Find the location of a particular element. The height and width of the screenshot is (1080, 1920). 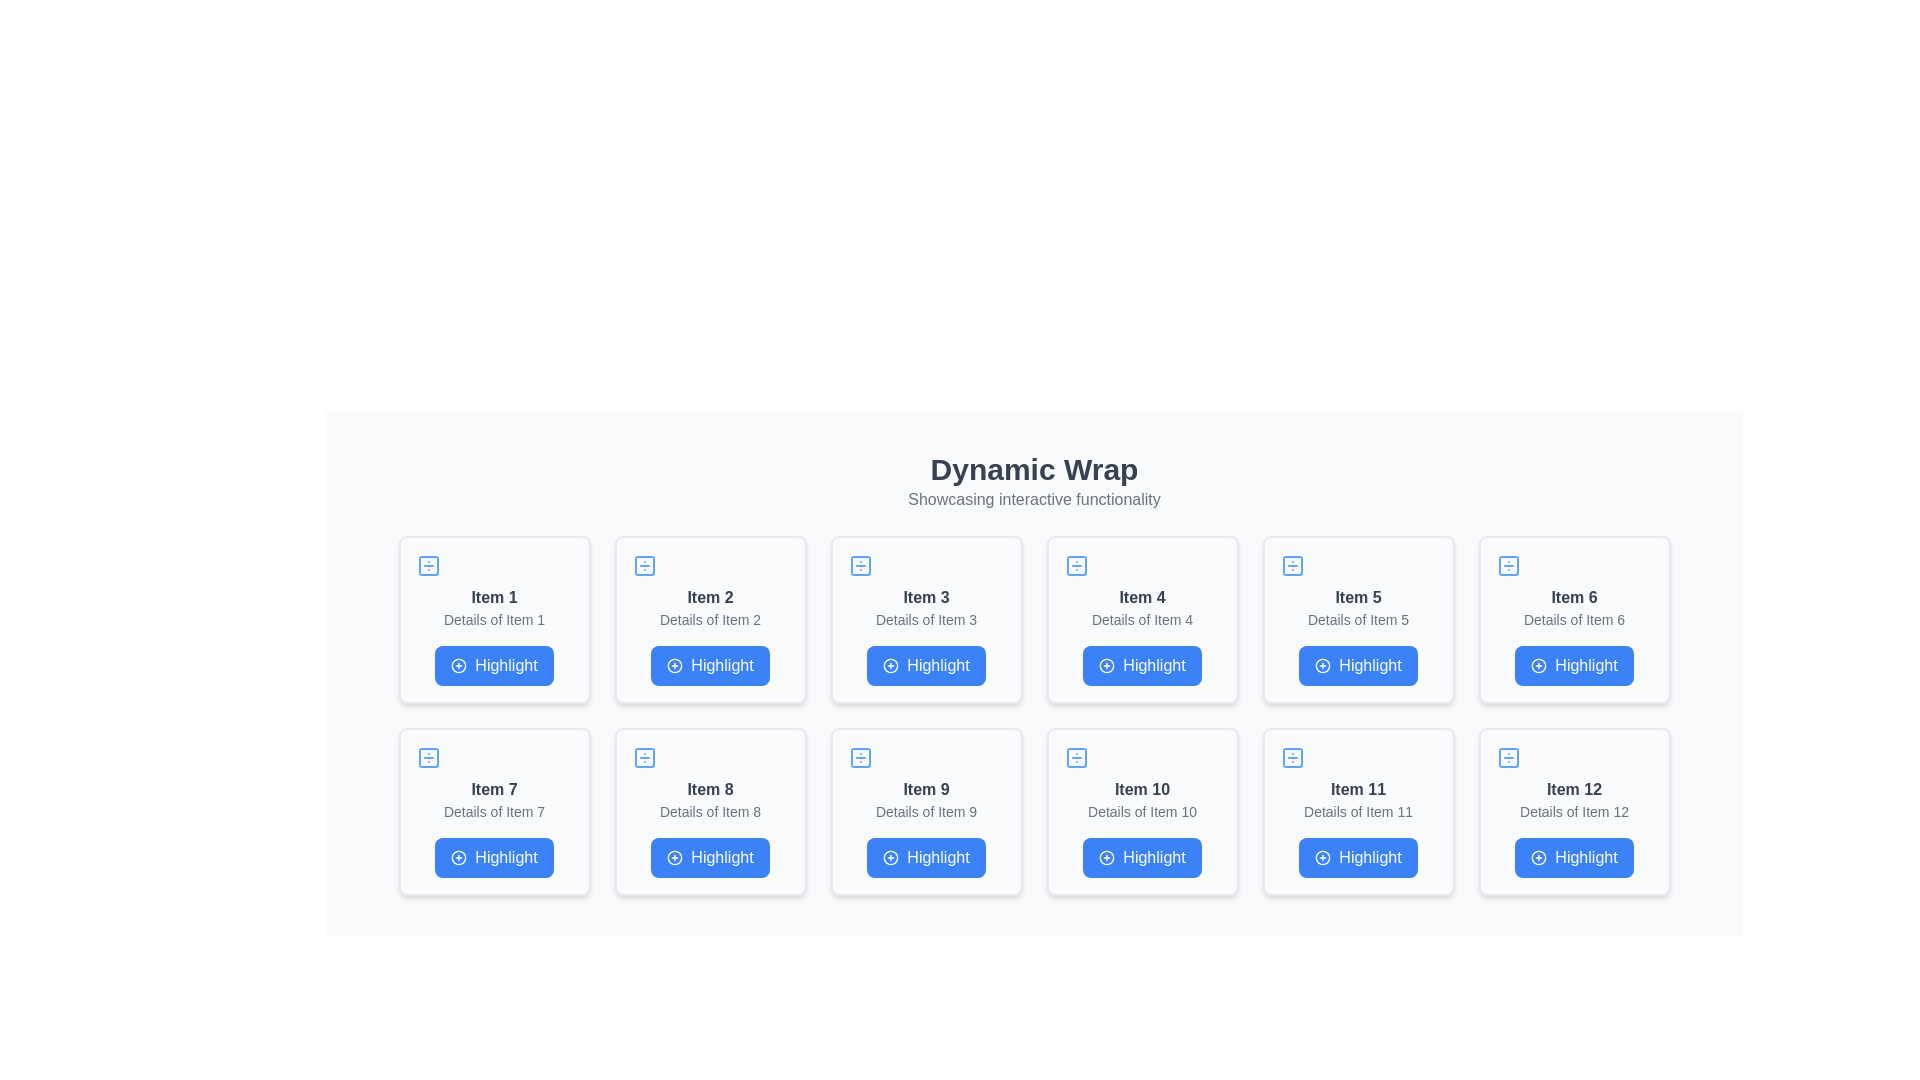

the text label that provides additional information about 'Item 5', which is located in the second row and third column of the card layout is located at coordinates (1358, 619).